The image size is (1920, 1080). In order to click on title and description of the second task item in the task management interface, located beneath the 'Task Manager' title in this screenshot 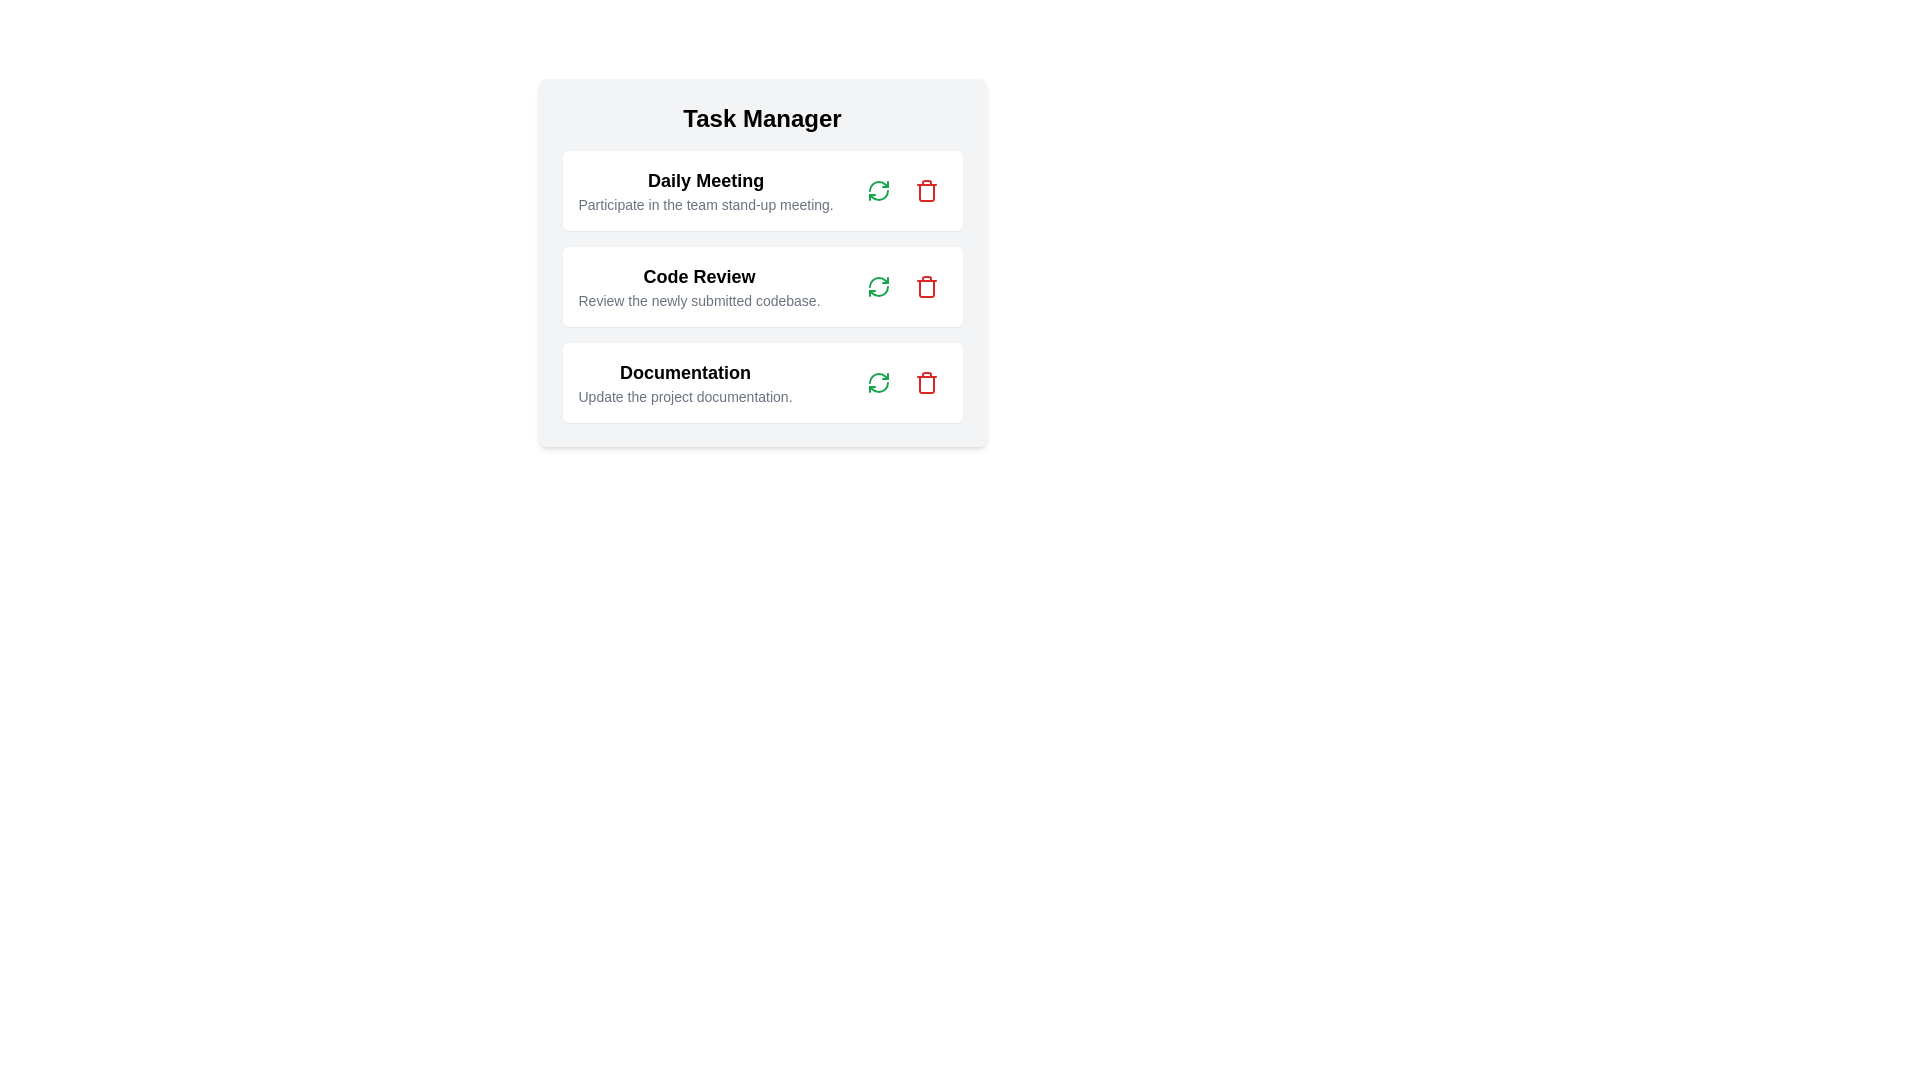, I will do `click(761, 261)`.